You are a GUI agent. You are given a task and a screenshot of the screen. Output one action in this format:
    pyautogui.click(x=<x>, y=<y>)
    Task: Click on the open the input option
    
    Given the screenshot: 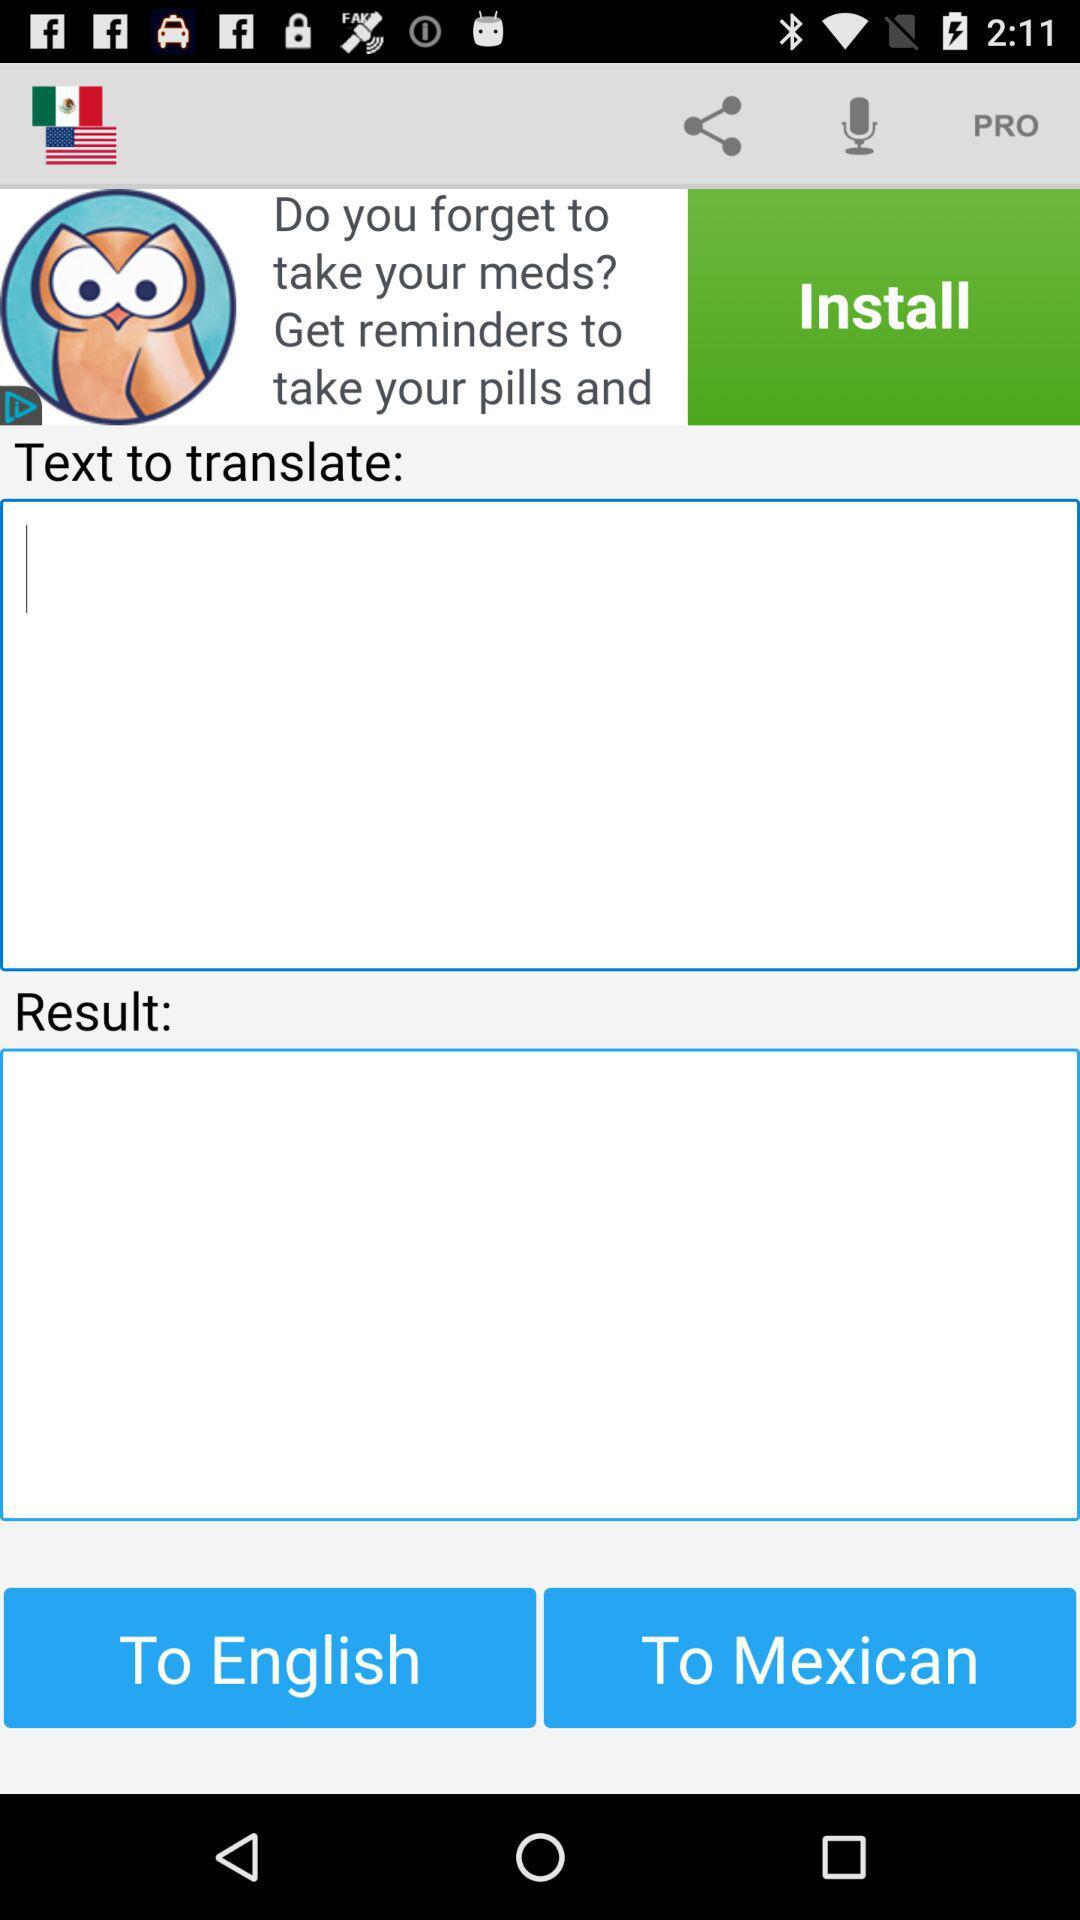 What is the action you would take?
    pyautogui.click(x=540, y=733)
    